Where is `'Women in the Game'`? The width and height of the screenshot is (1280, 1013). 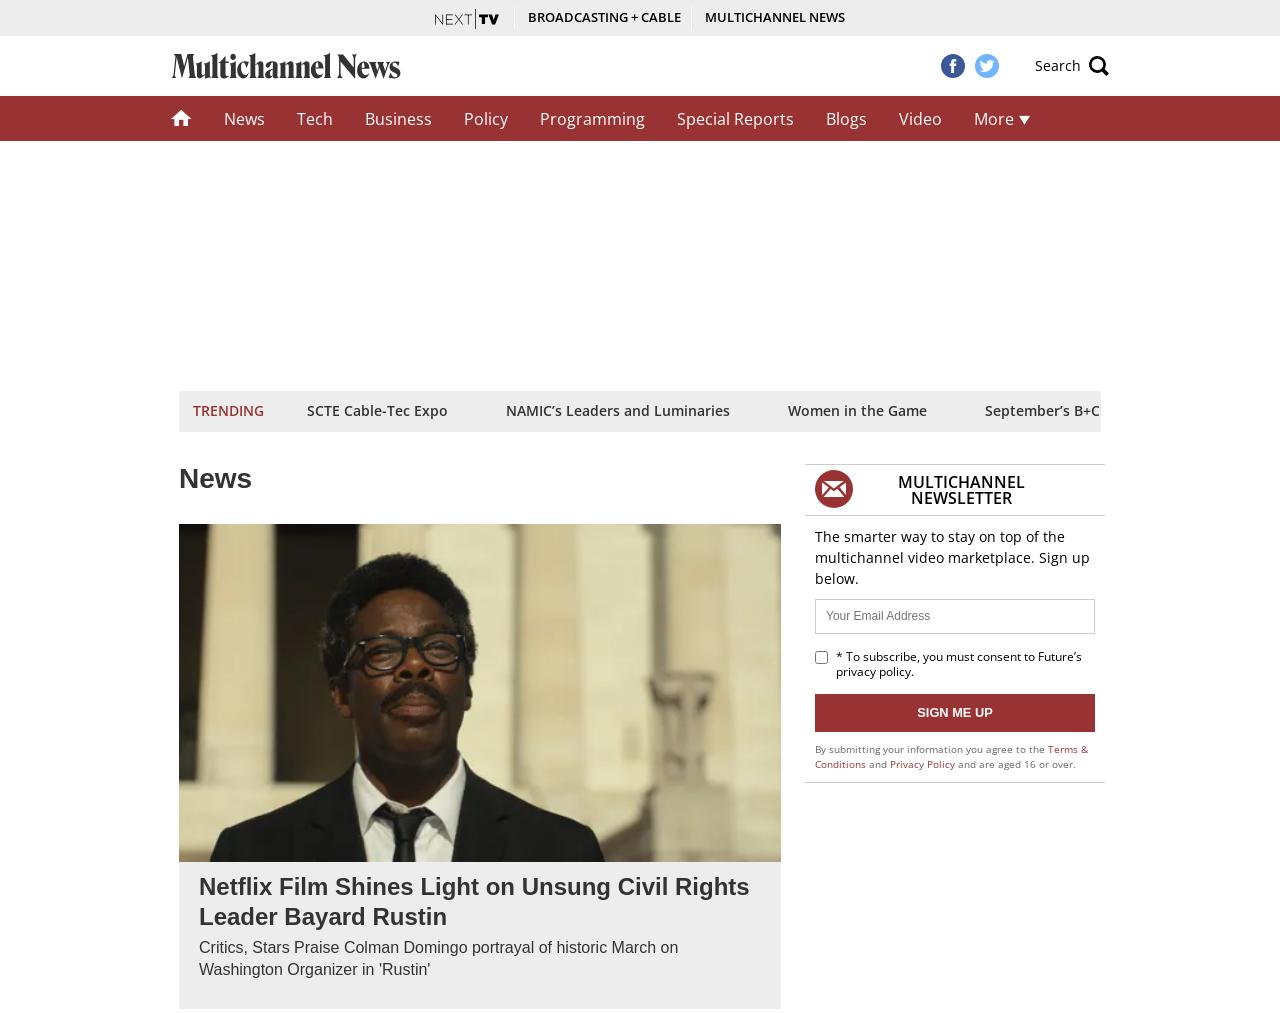
'Women in the Game' is located at coordinates (786, 408).